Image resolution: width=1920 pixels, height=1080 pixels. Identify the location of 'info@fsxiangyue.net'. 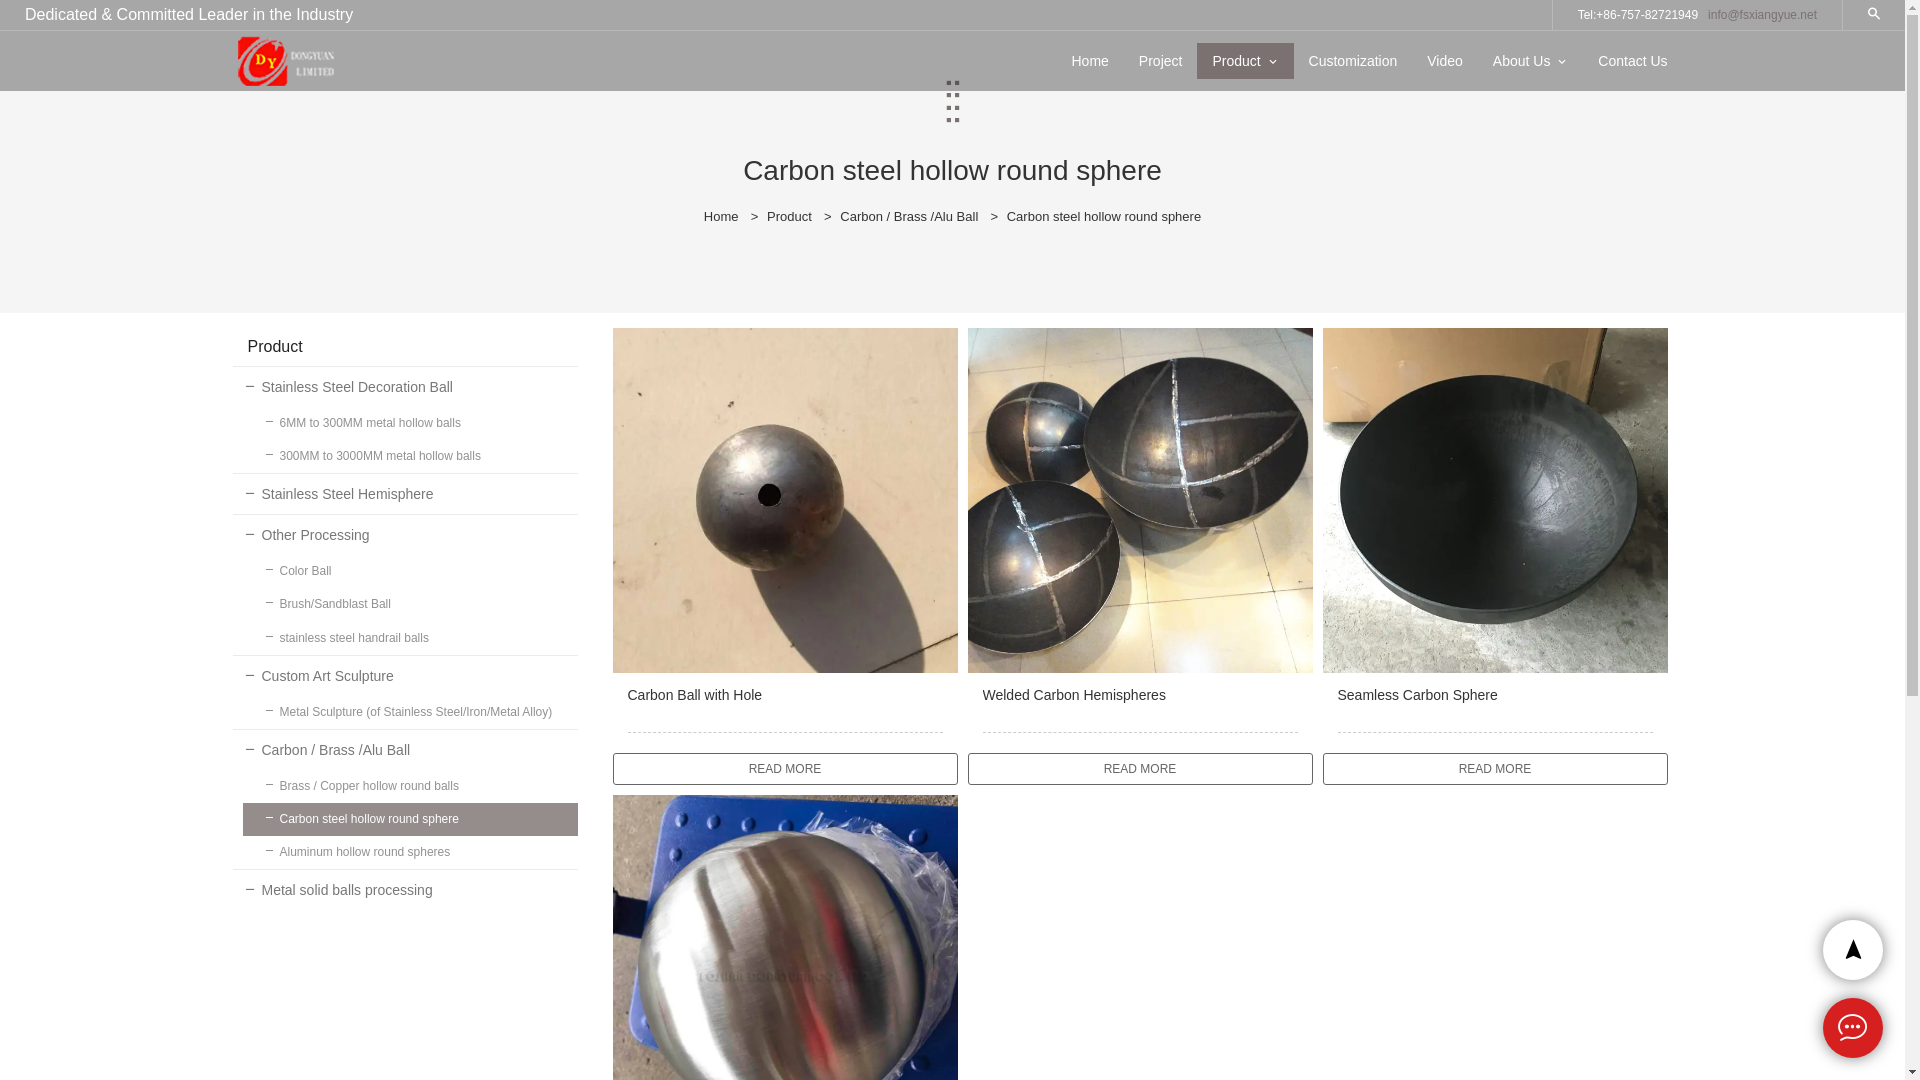
(1762, 15).